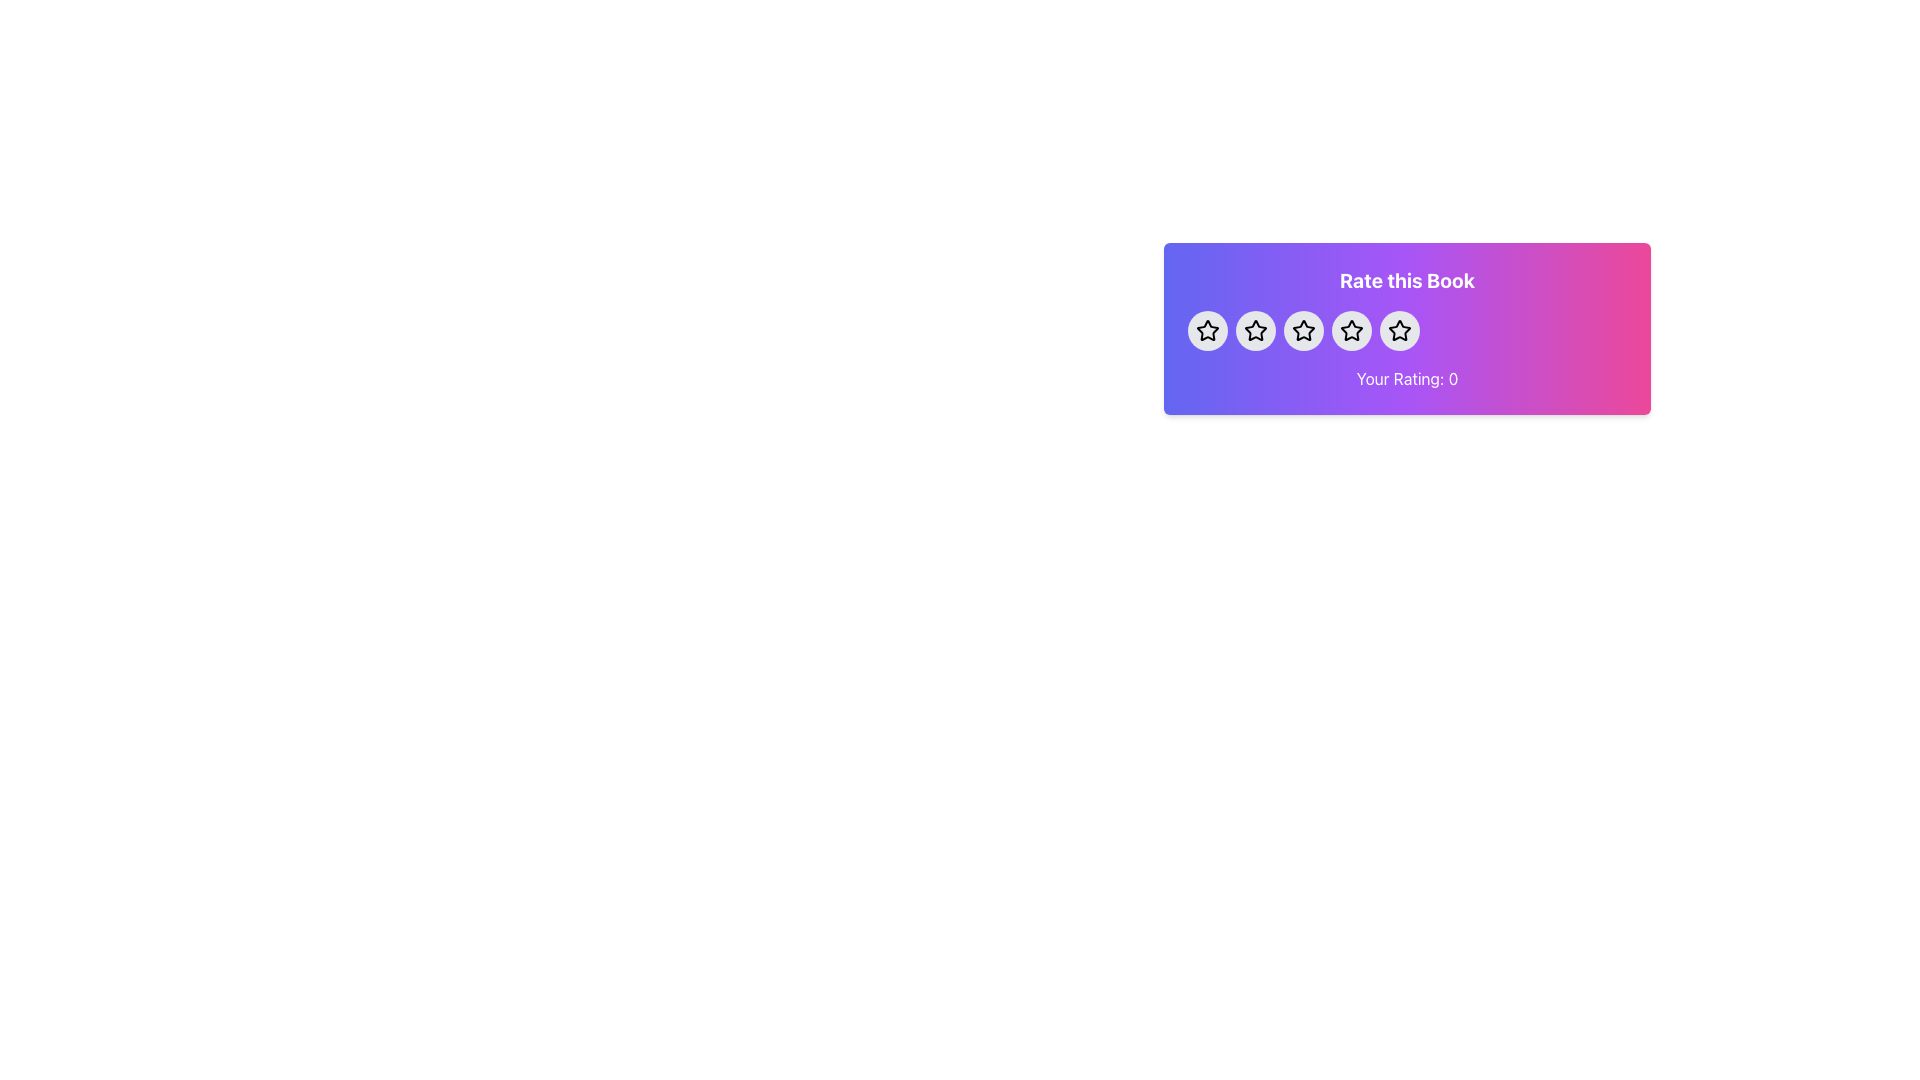 Image resolution: width=1920 pixels, height=1080 pixels. Describe the element at coordinates (1304, 330) in the screenshot. I see `the third star button in a row of five, which is a rounded star icon button with a circular gray background, to rate the book` at that location.